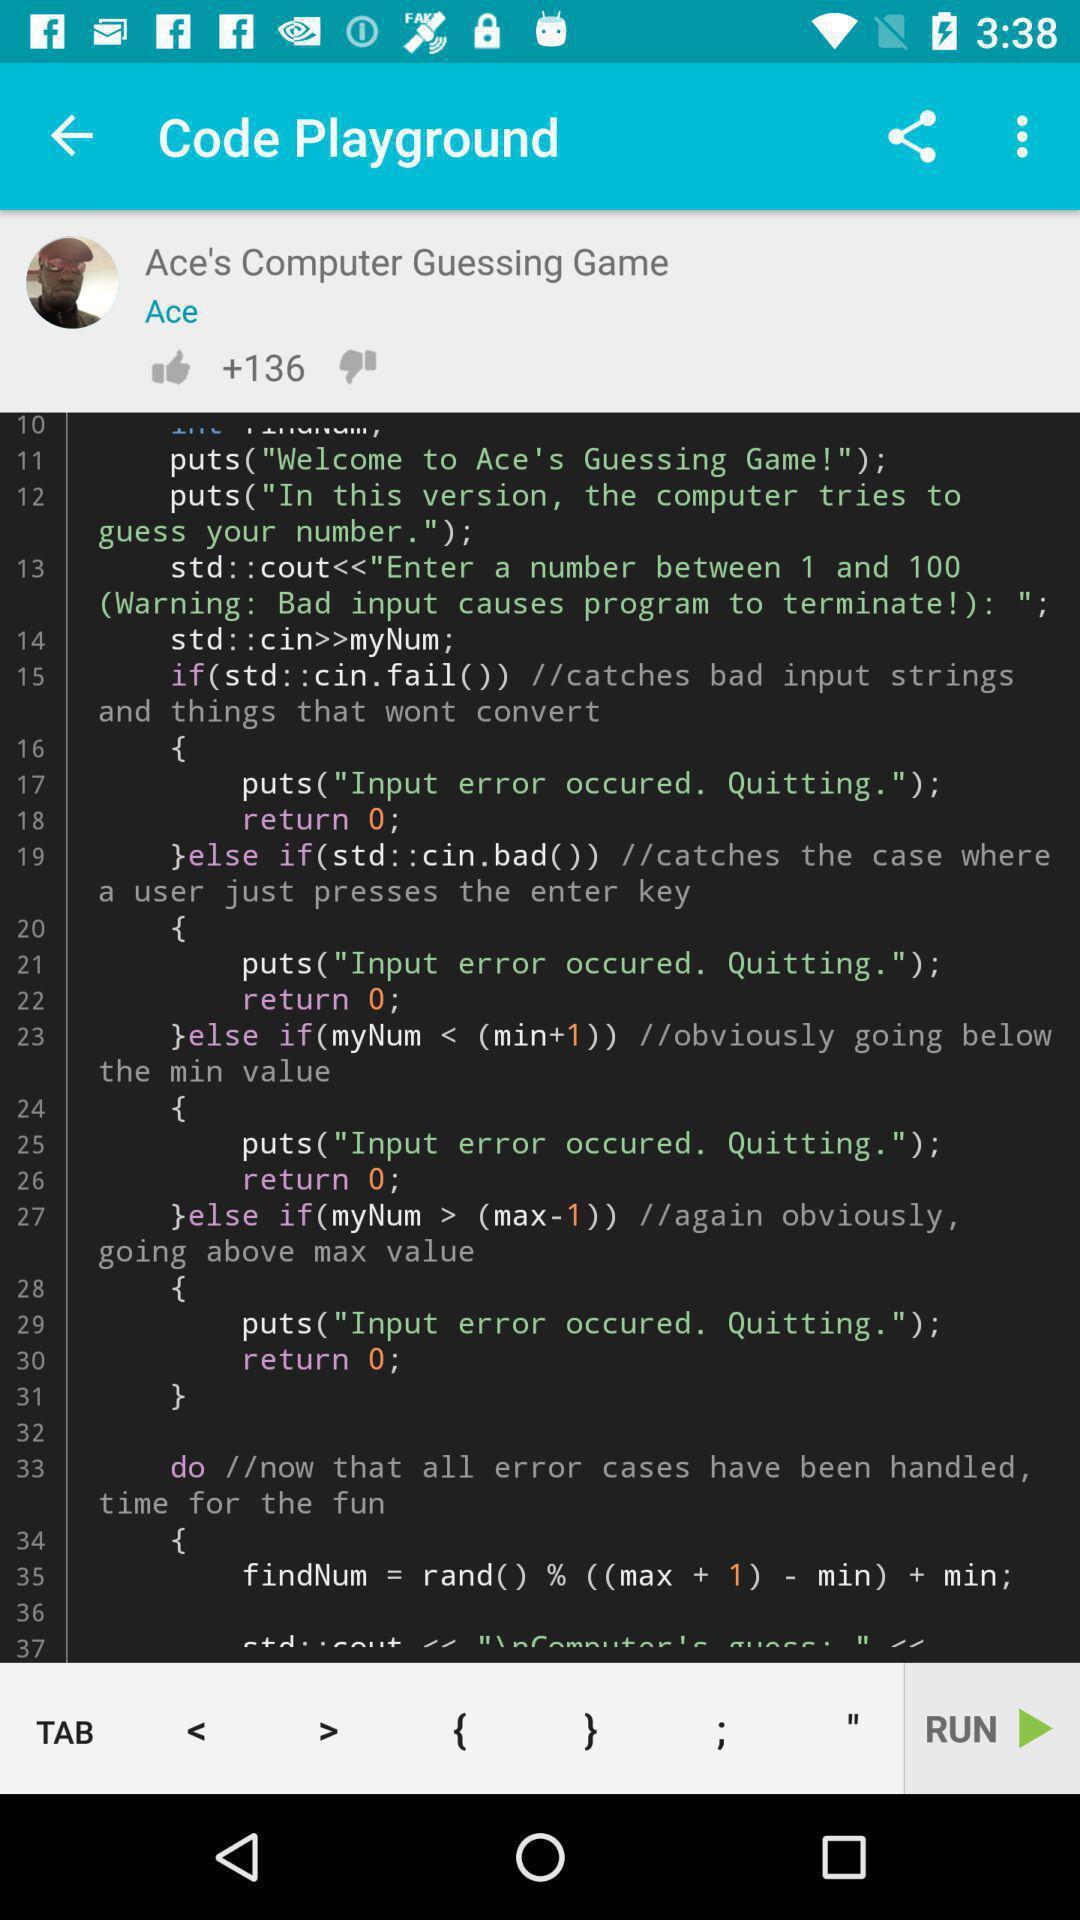  What do you see at coordinates (71, 281) in the screenshot?
I see `open profile` at bounding box center [71, 281].